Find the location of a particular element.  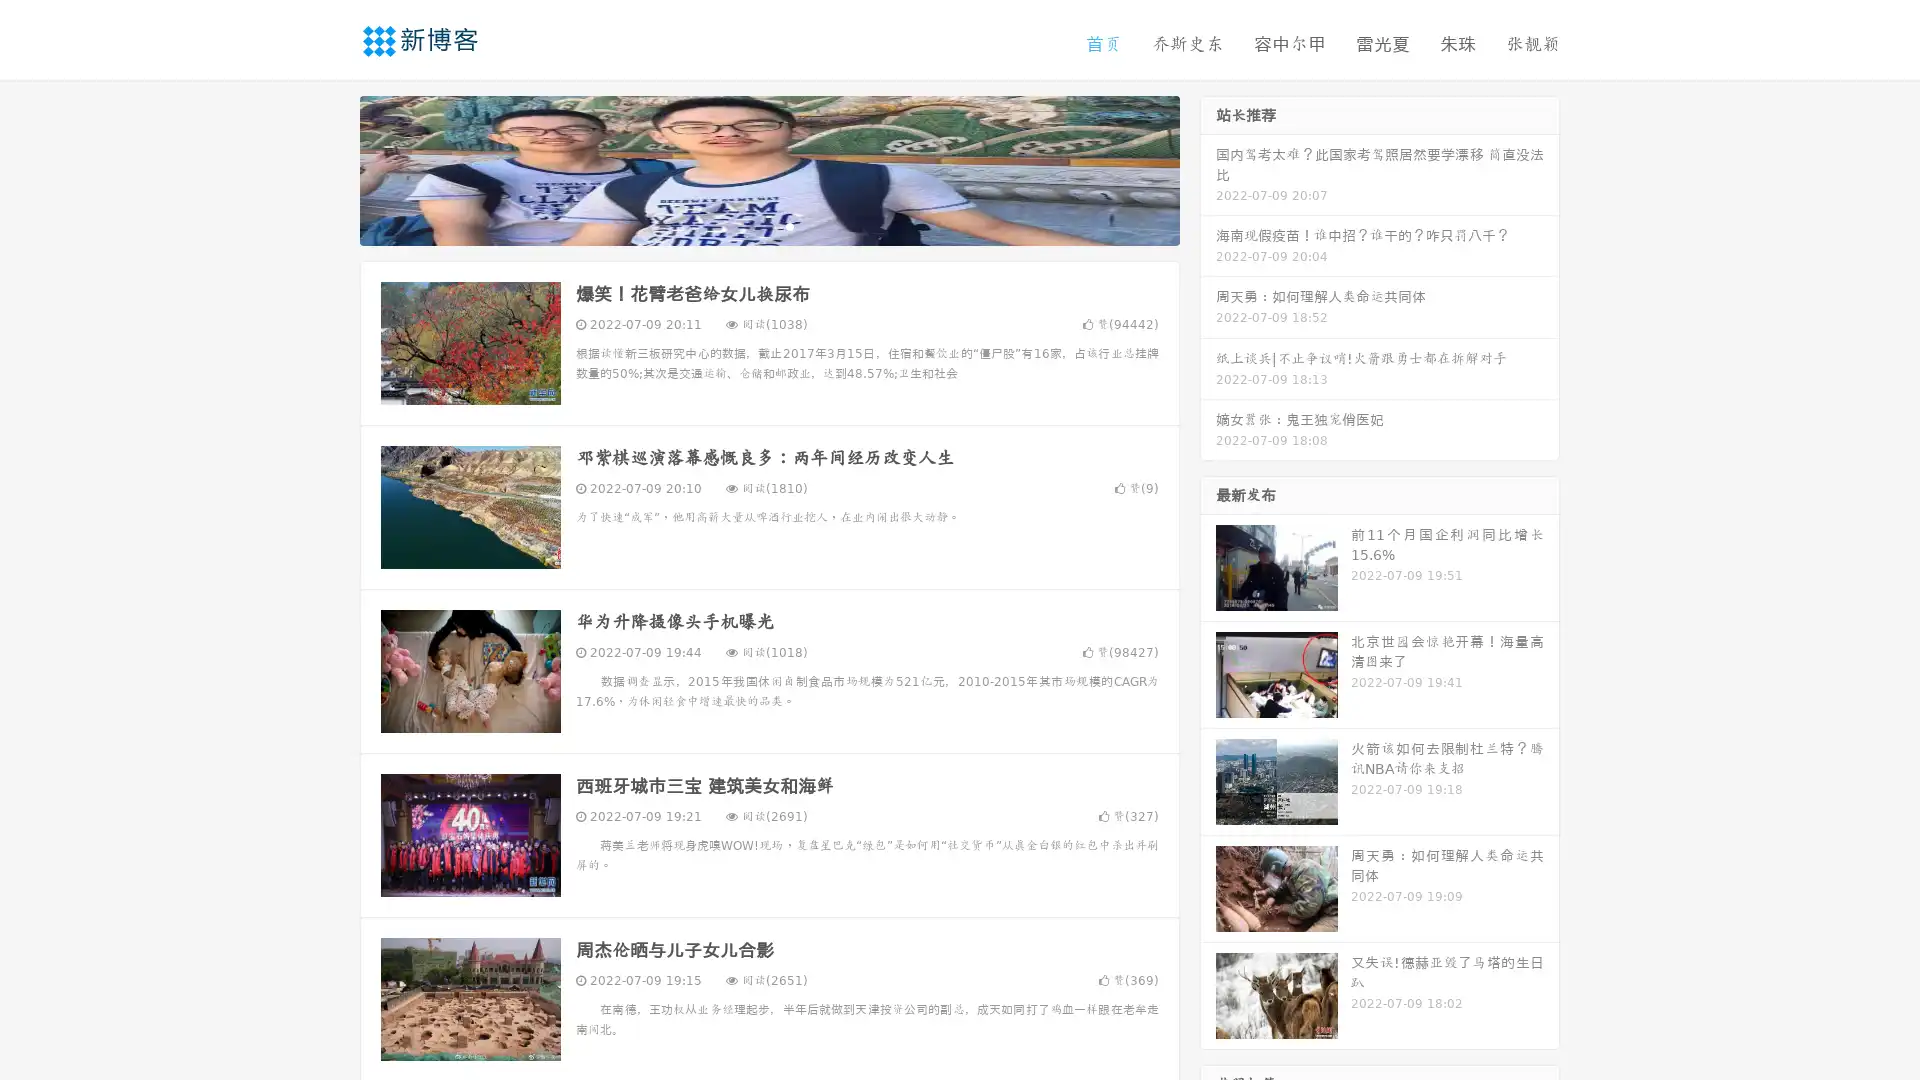

Go to slide 2 is located at coordinates (768, 225).